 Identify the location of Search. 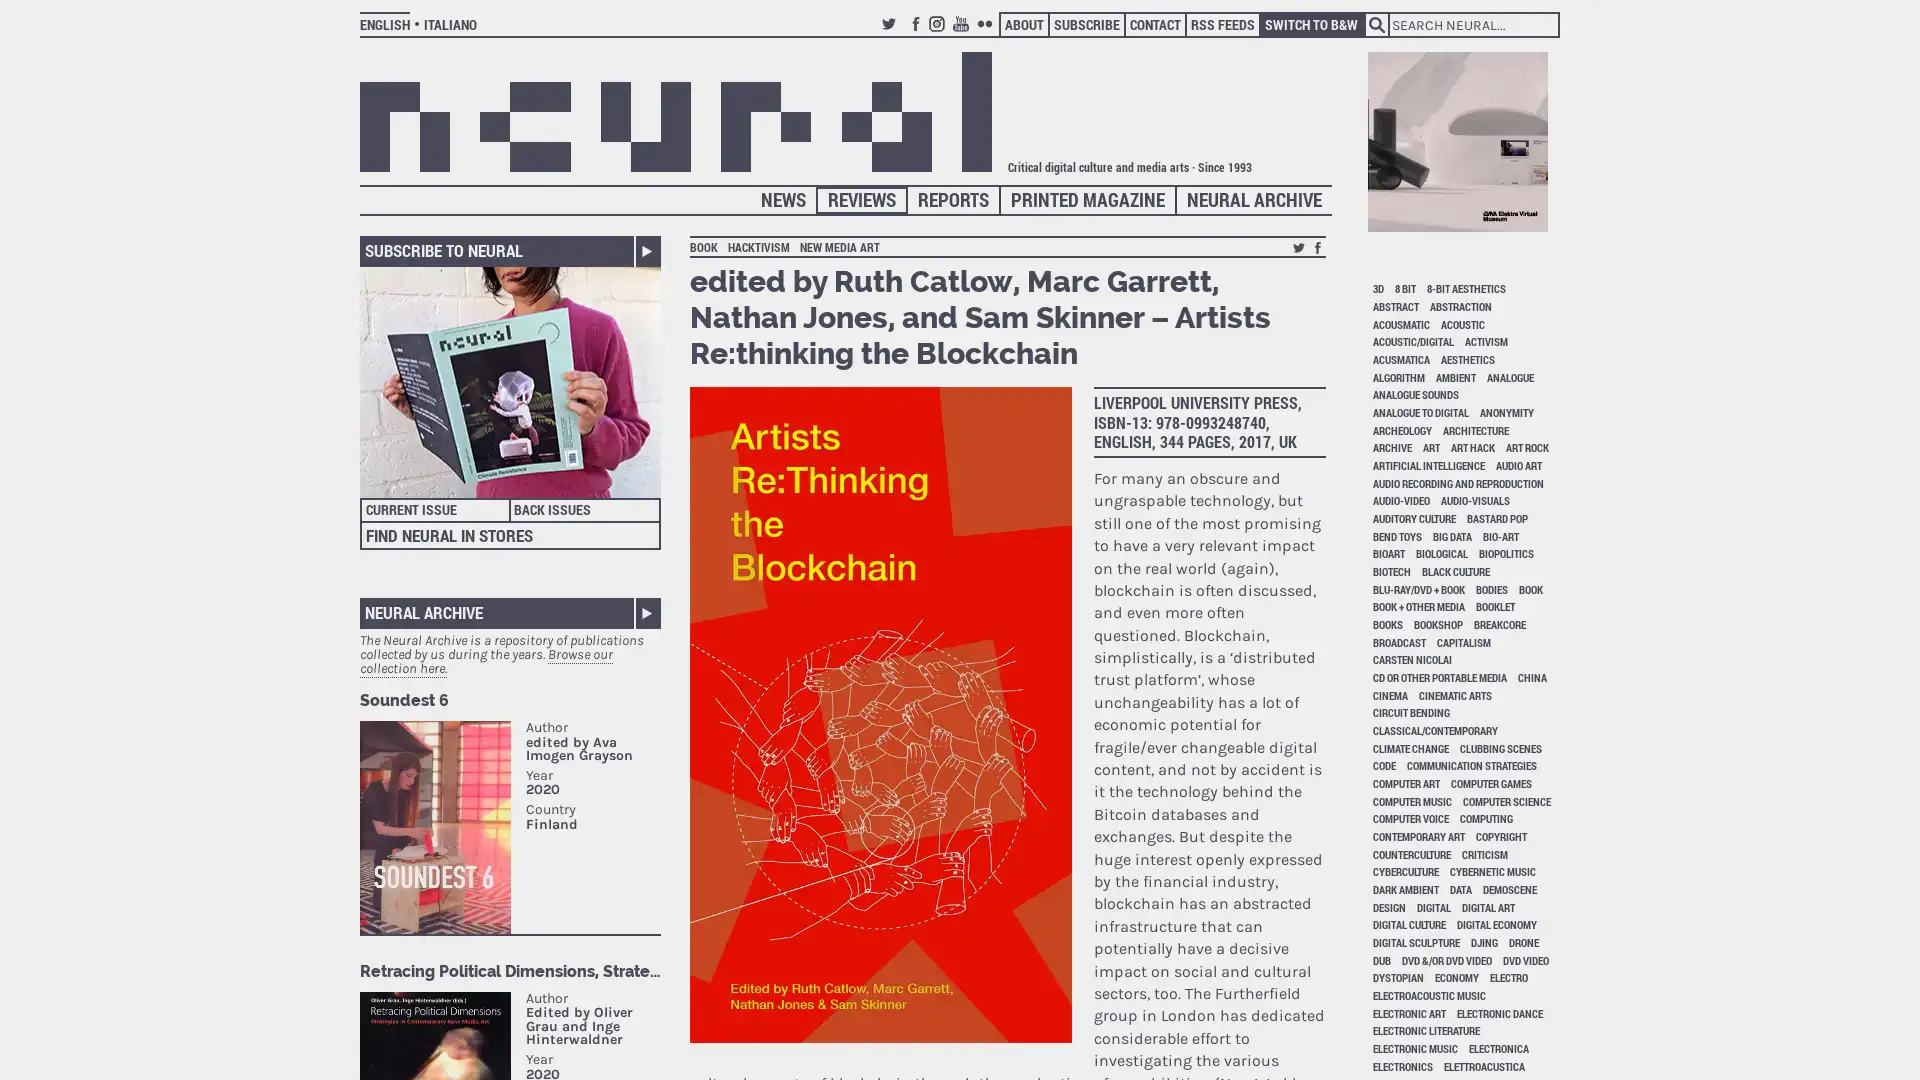
(1376, 24).